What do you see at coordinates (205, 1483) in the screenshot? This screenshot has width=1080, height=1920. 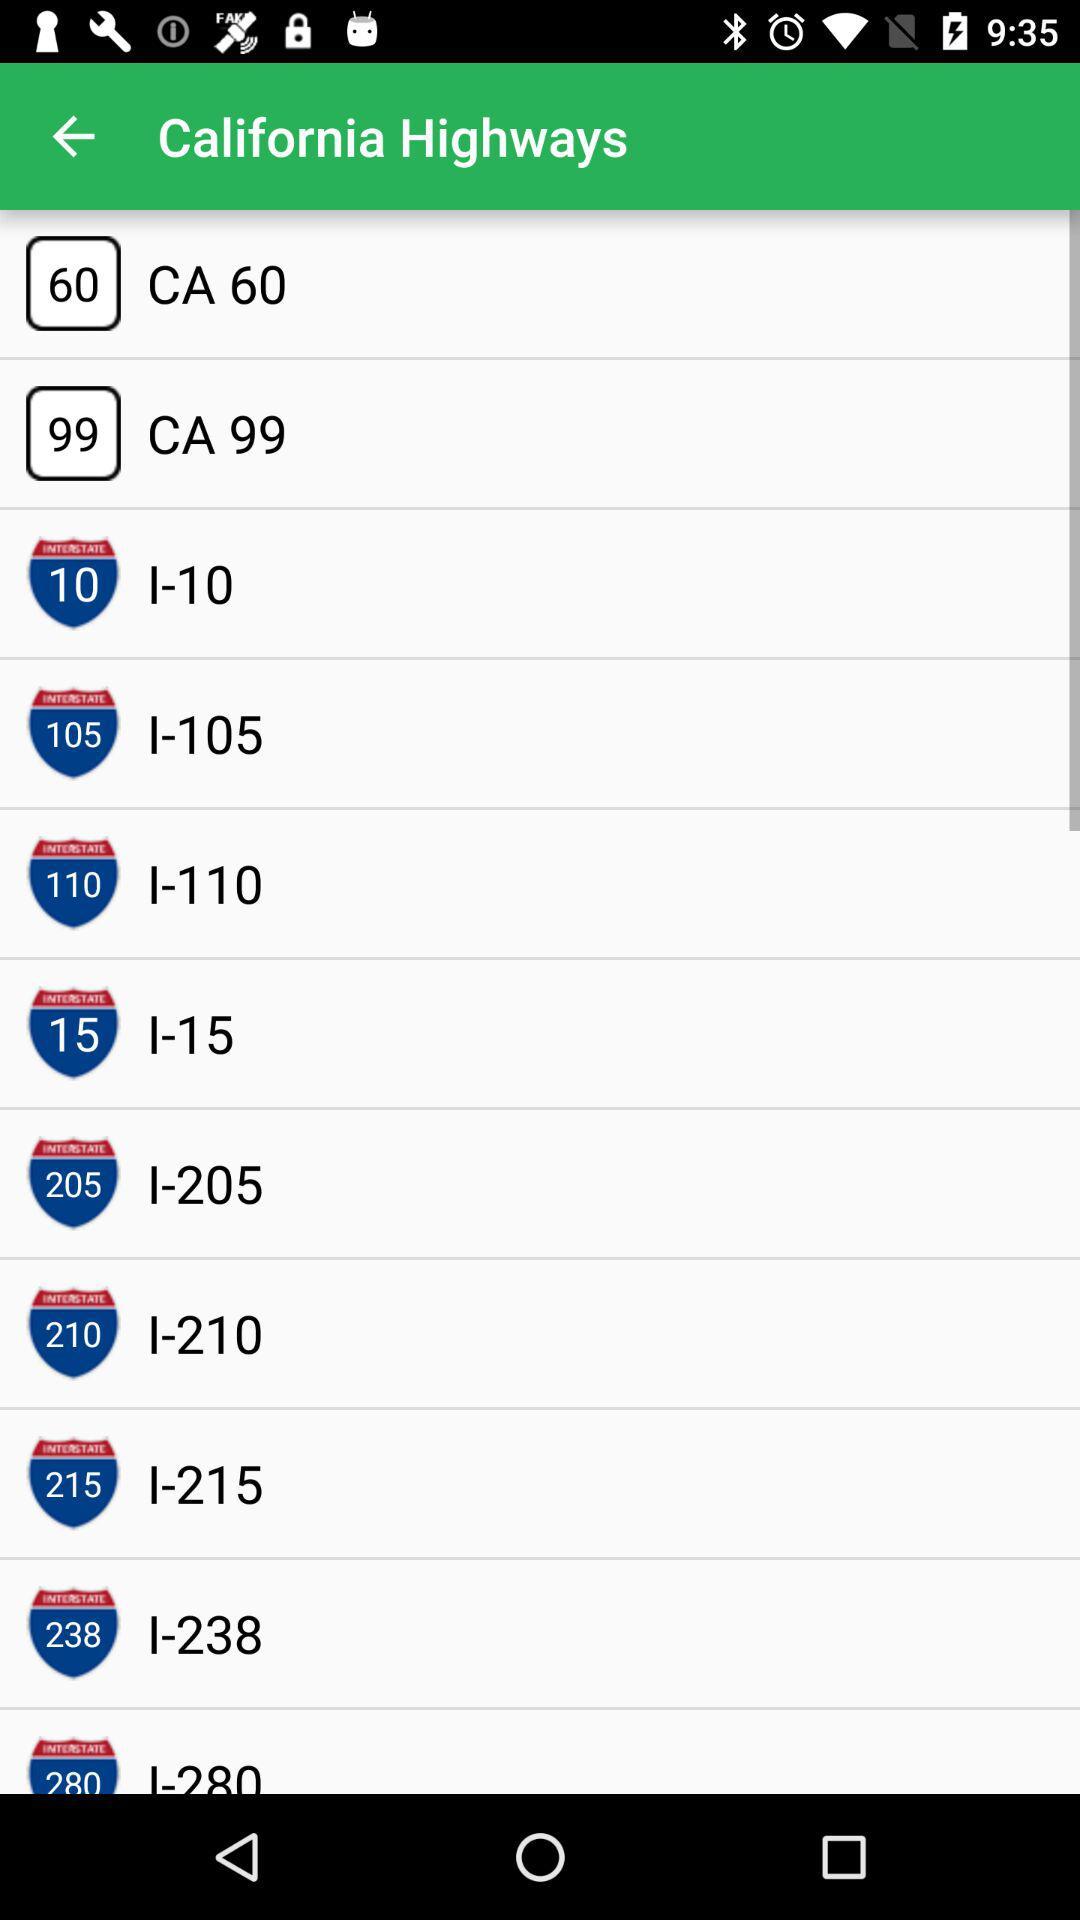 I see `i-215 icon` at bounding box center [205, 1483].